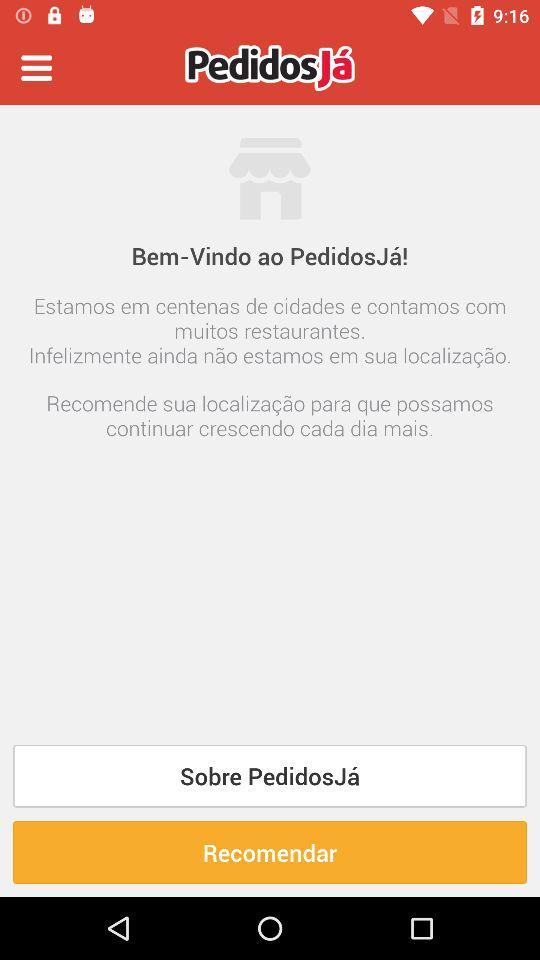  What do you see at coordinates (36, 68) in the screenshot?
I see `item above bem vindo ao item` at bounding box center [36, 68].